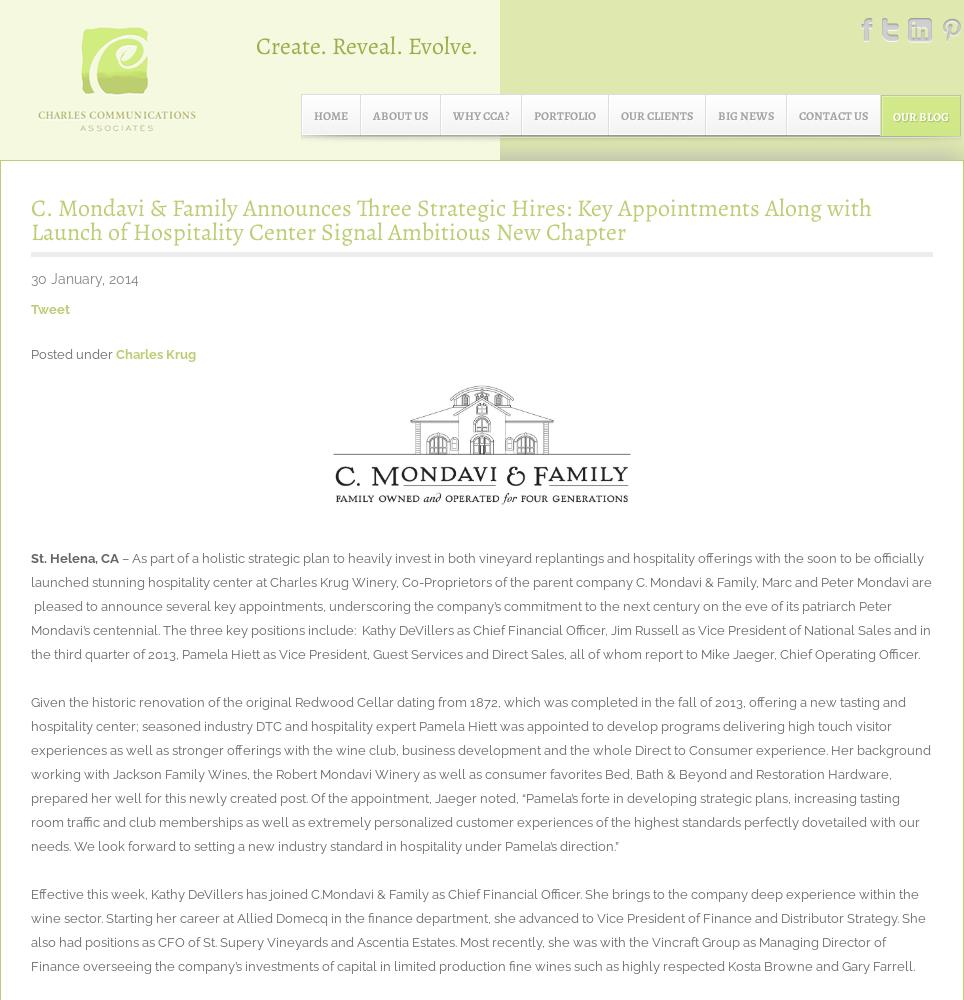 The height and width of the screenshot is (1000, 964). What do you see at coordinates (155, 353) in the screenshot?
I see `'Charles Krug'` at bounding box center [155, 353].